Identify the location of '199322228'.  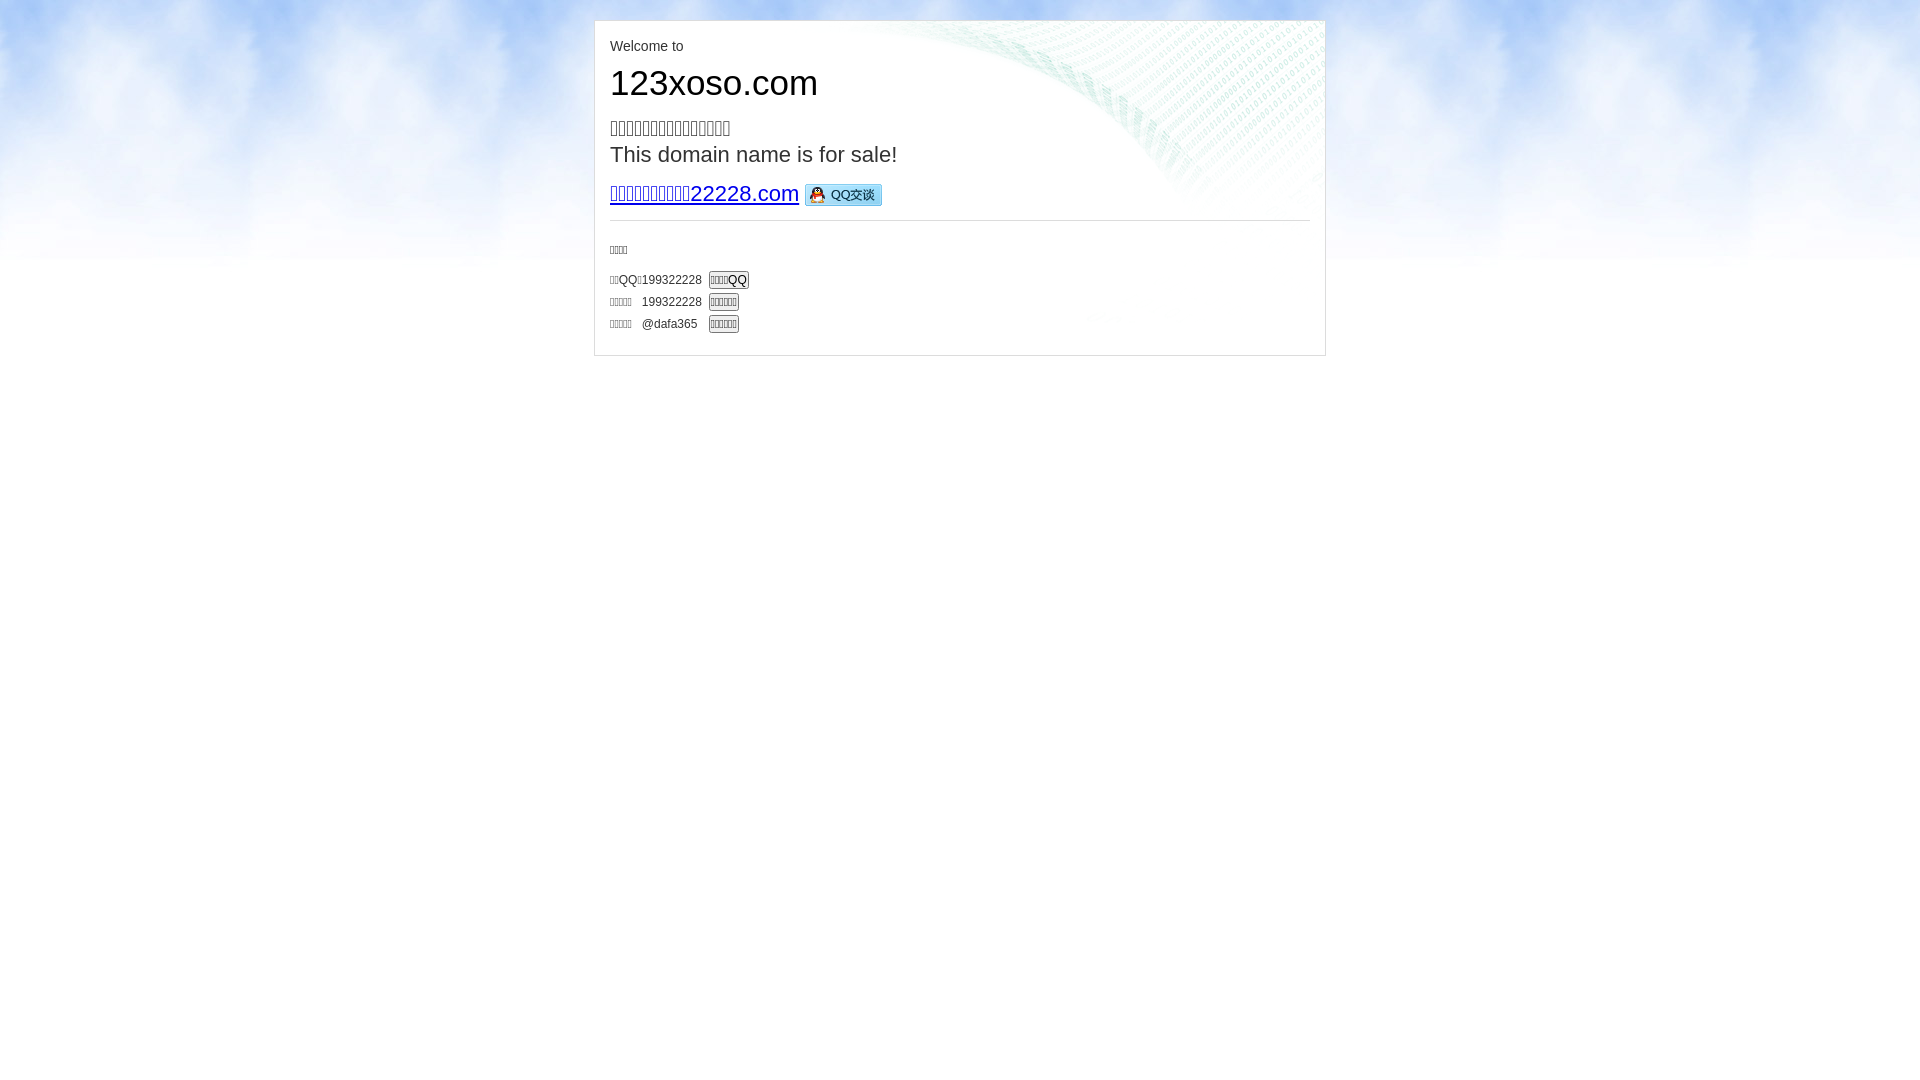
(672, 278).